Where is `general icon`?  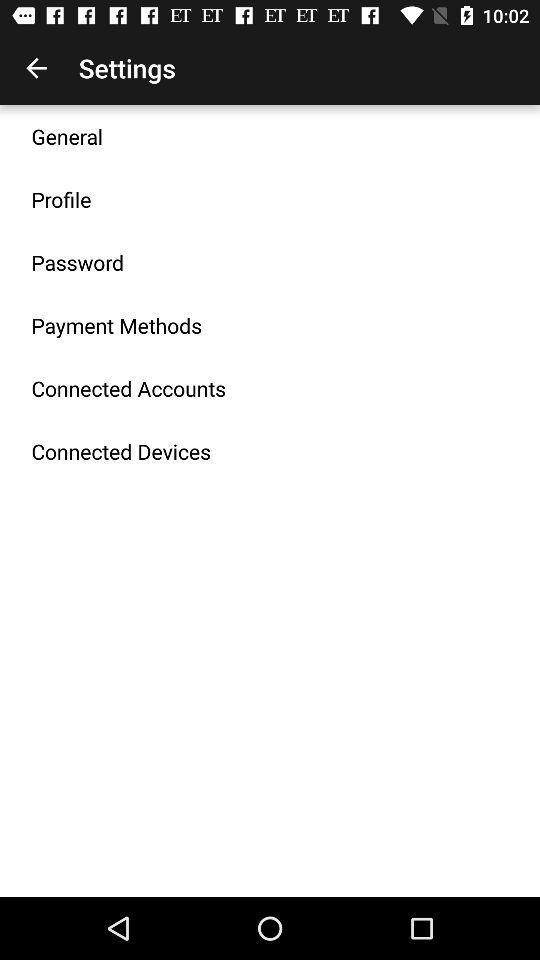
general icon is located at coordinates (67, 135).